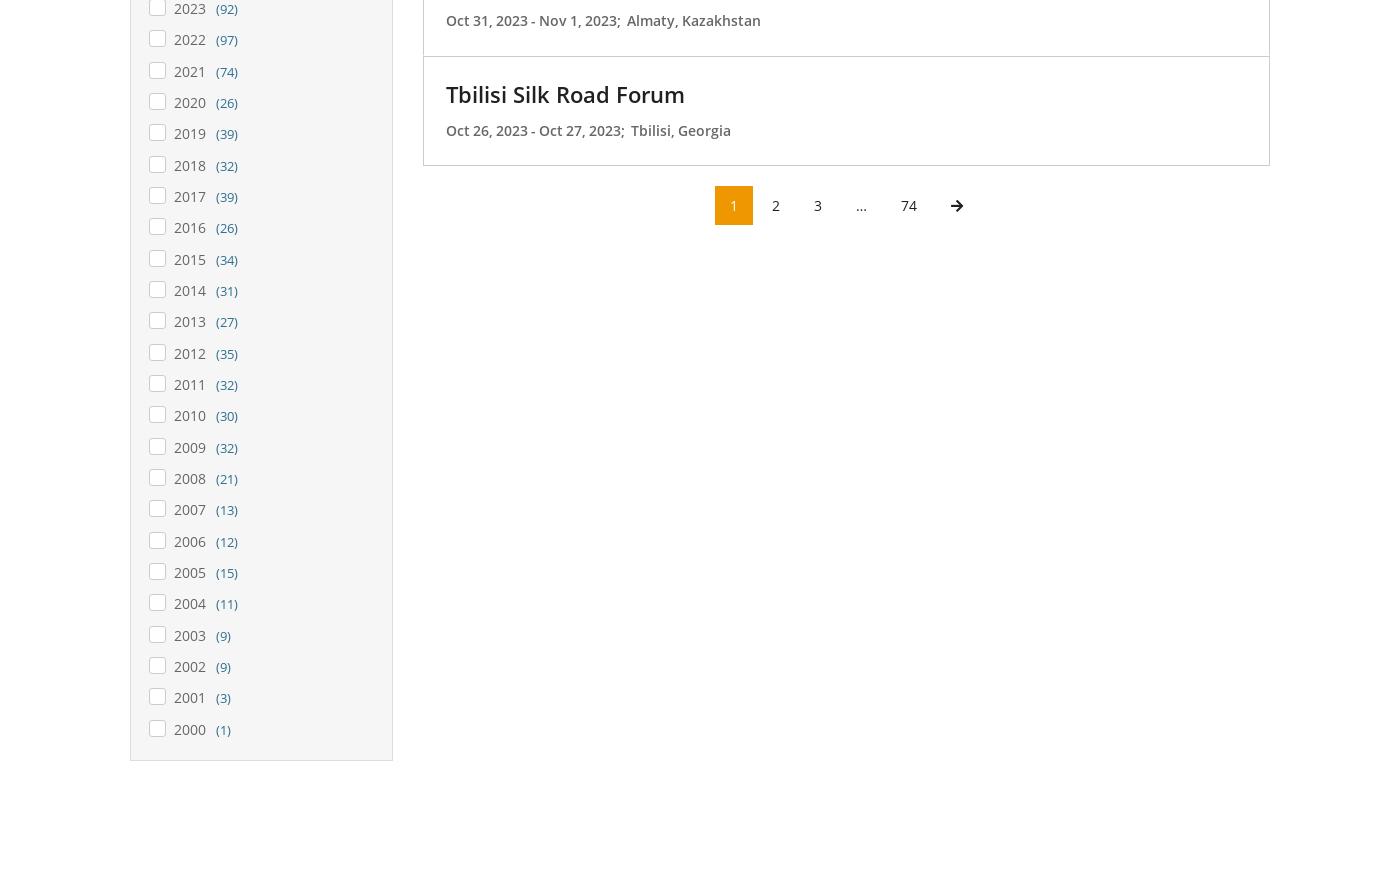  What do you see at coordinates (189, 571) in the screenshot?
I see `'2005'` at bounding box center [189, 571].